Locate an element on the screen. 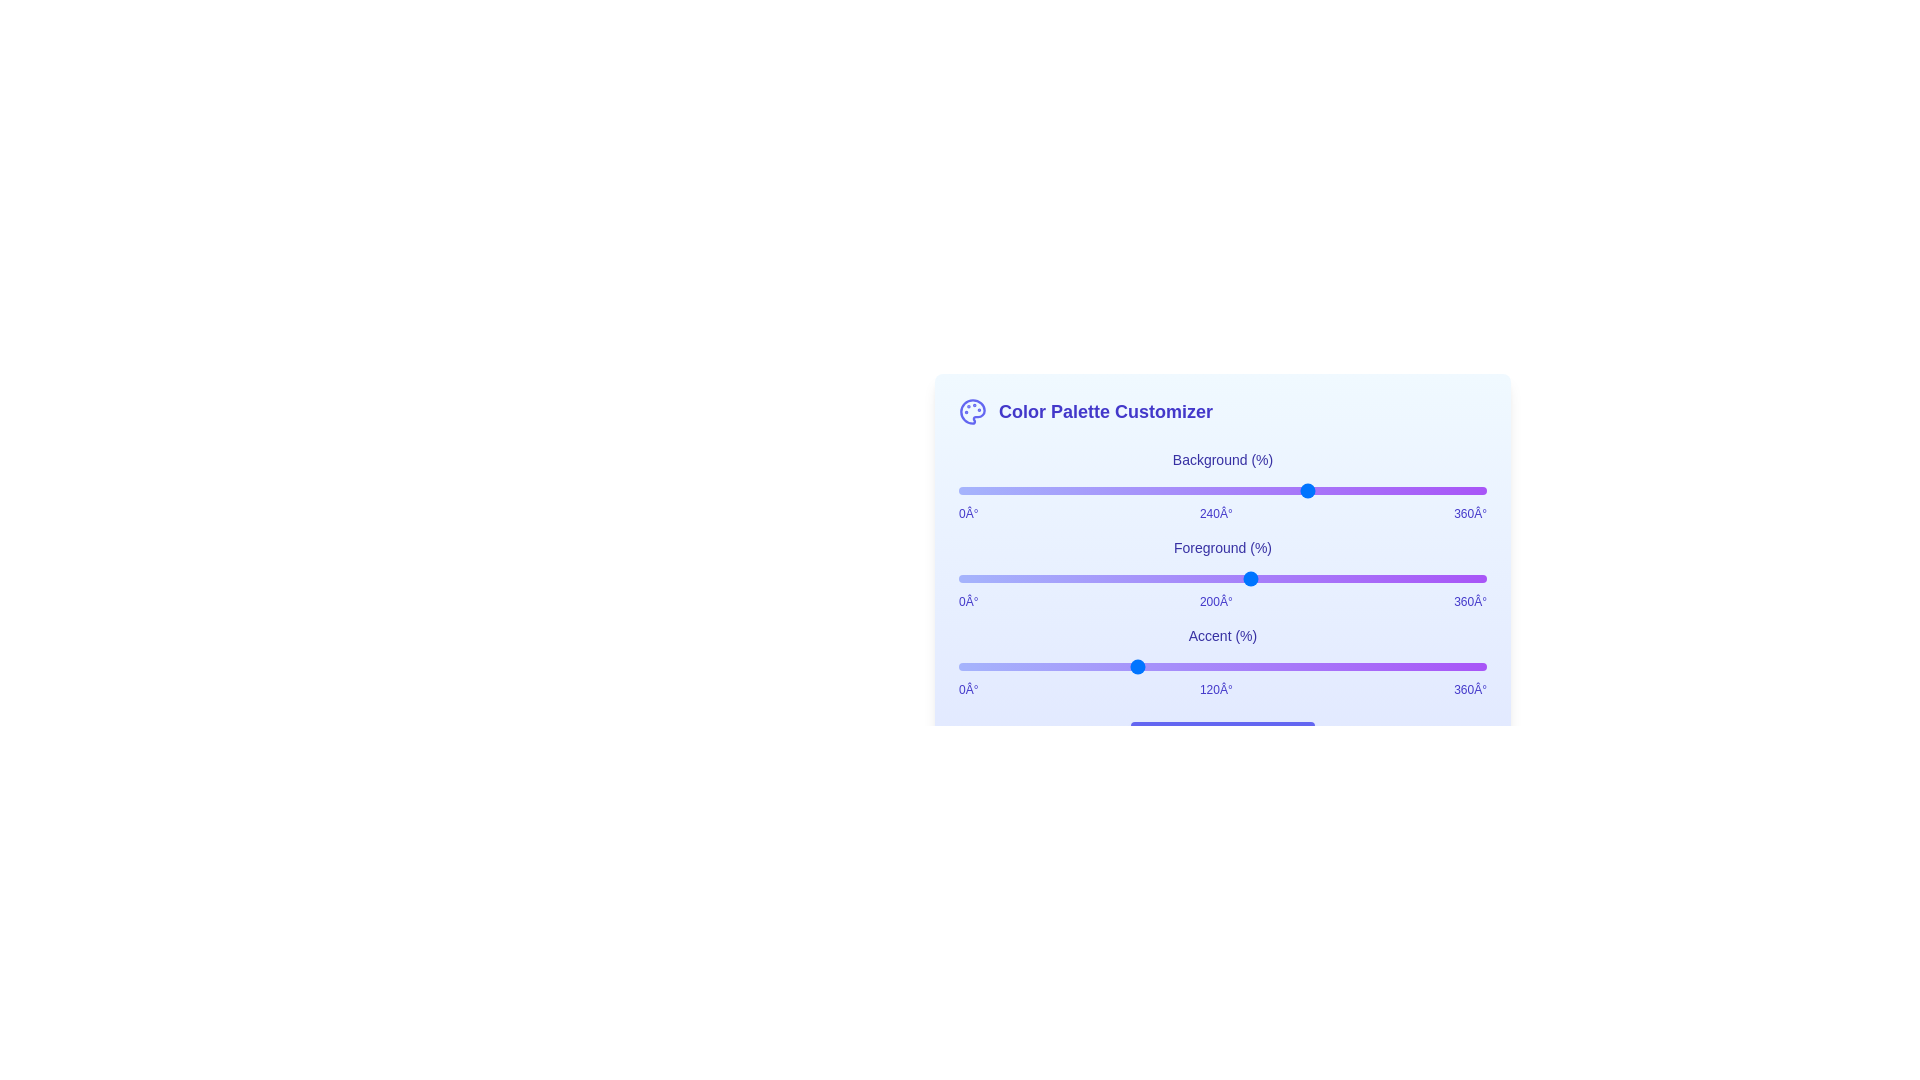 Image resolution: width=1920 pixels, height=1080 pixels. the Accent slider to set its hue to 317 degrees is located at coordinates (1422, 667).